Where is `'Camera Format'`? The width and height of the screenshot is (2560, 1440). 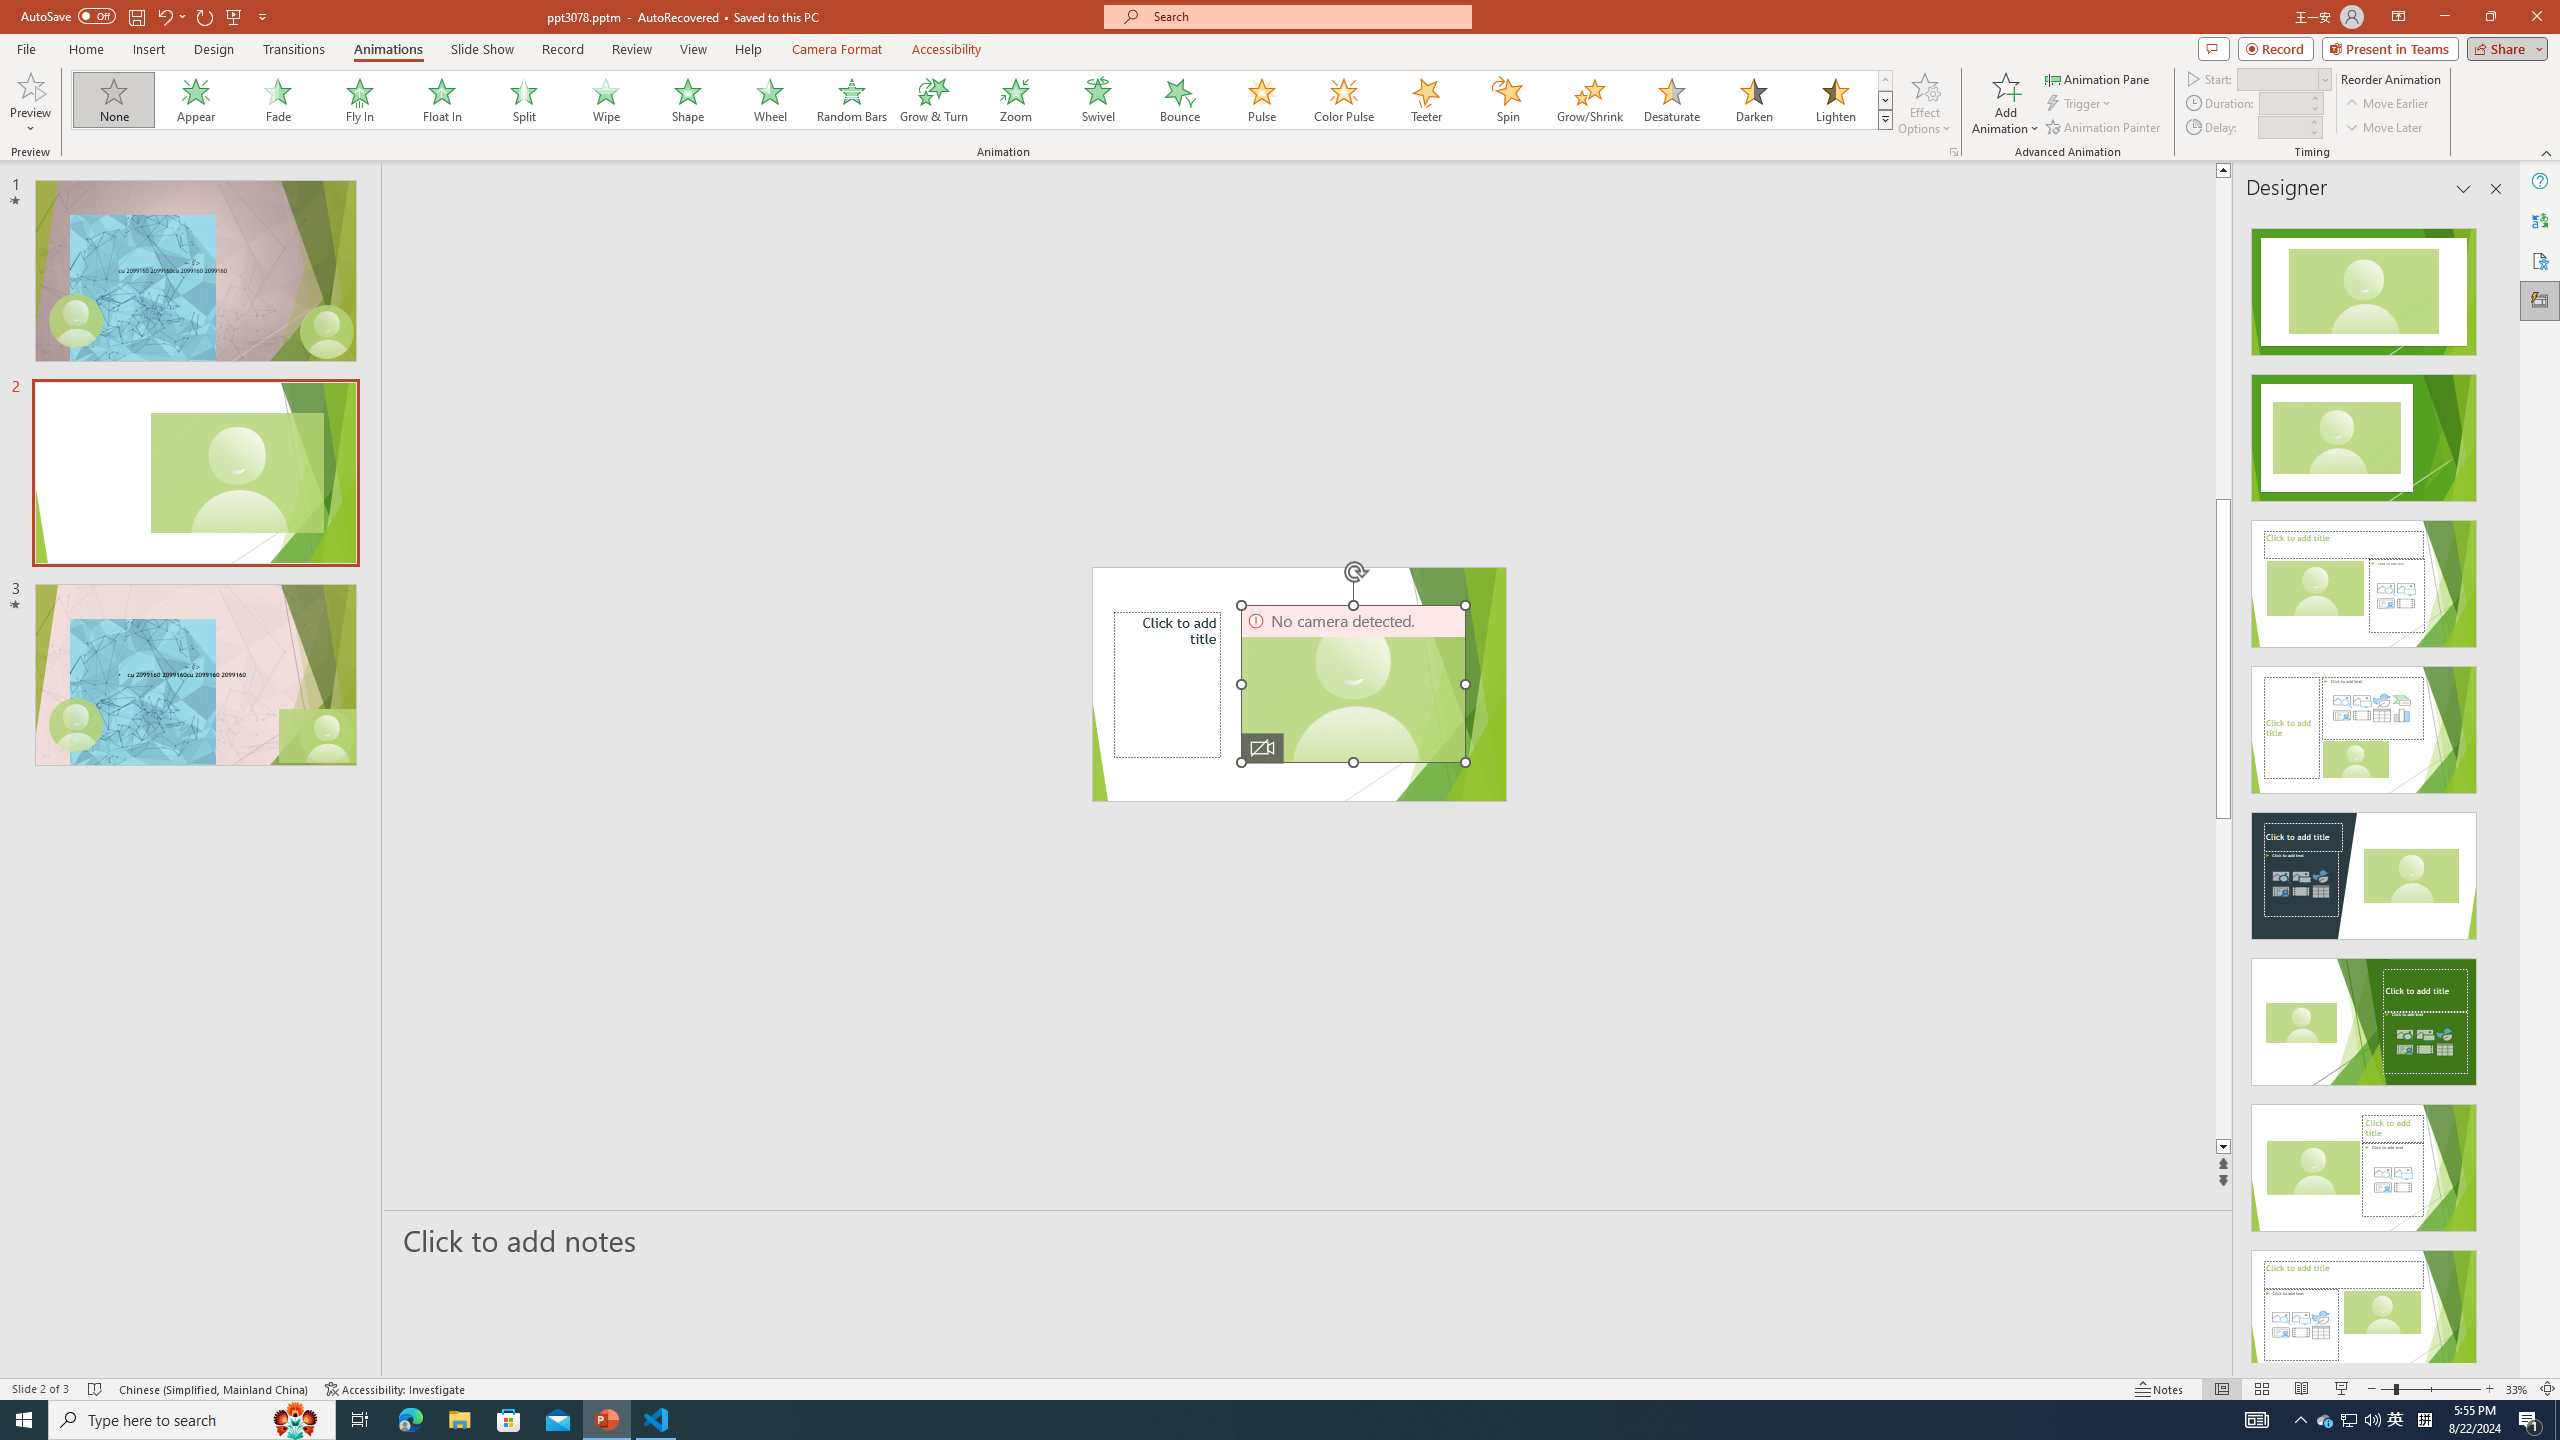 'Camera Format' is located at coordinates (836, 49).